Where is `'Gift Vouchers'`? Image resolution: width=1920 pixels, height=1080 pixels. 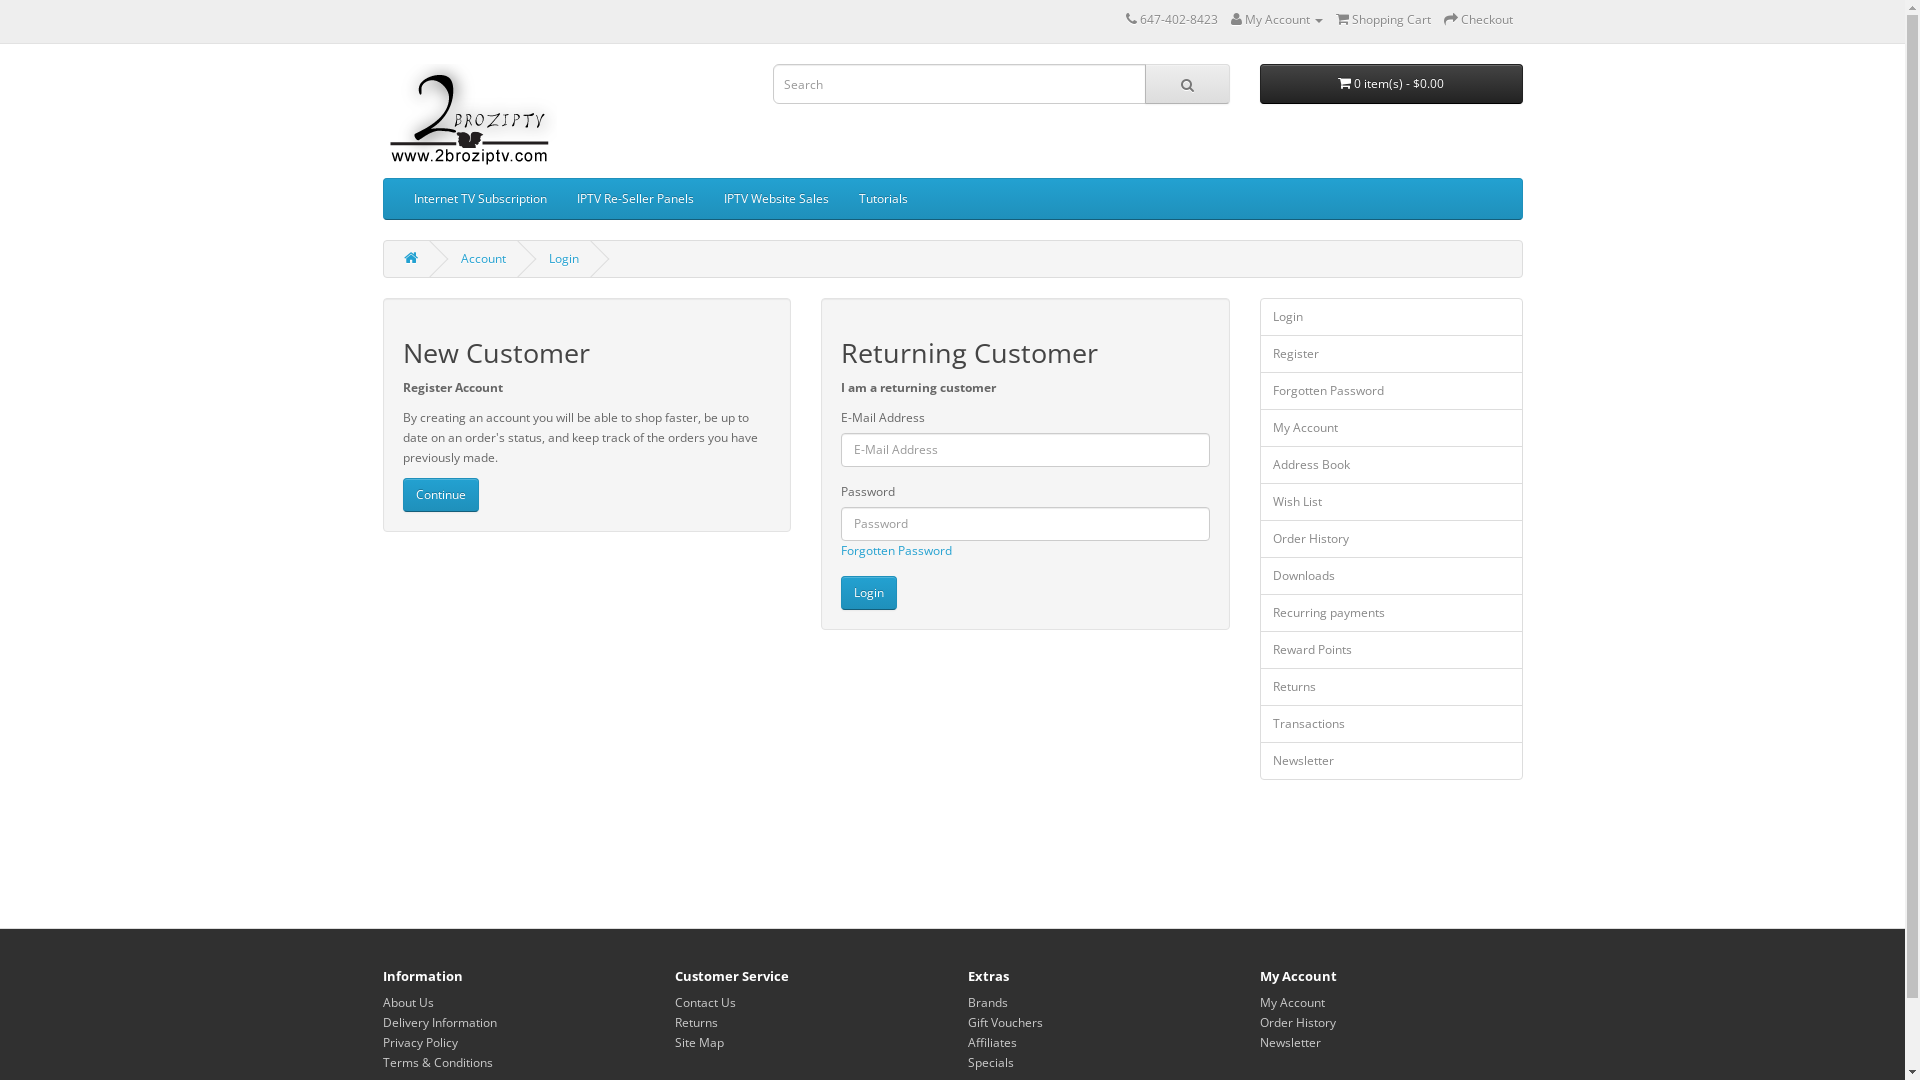
'Gift Vouchers' is located at coordinates (968, 1022).